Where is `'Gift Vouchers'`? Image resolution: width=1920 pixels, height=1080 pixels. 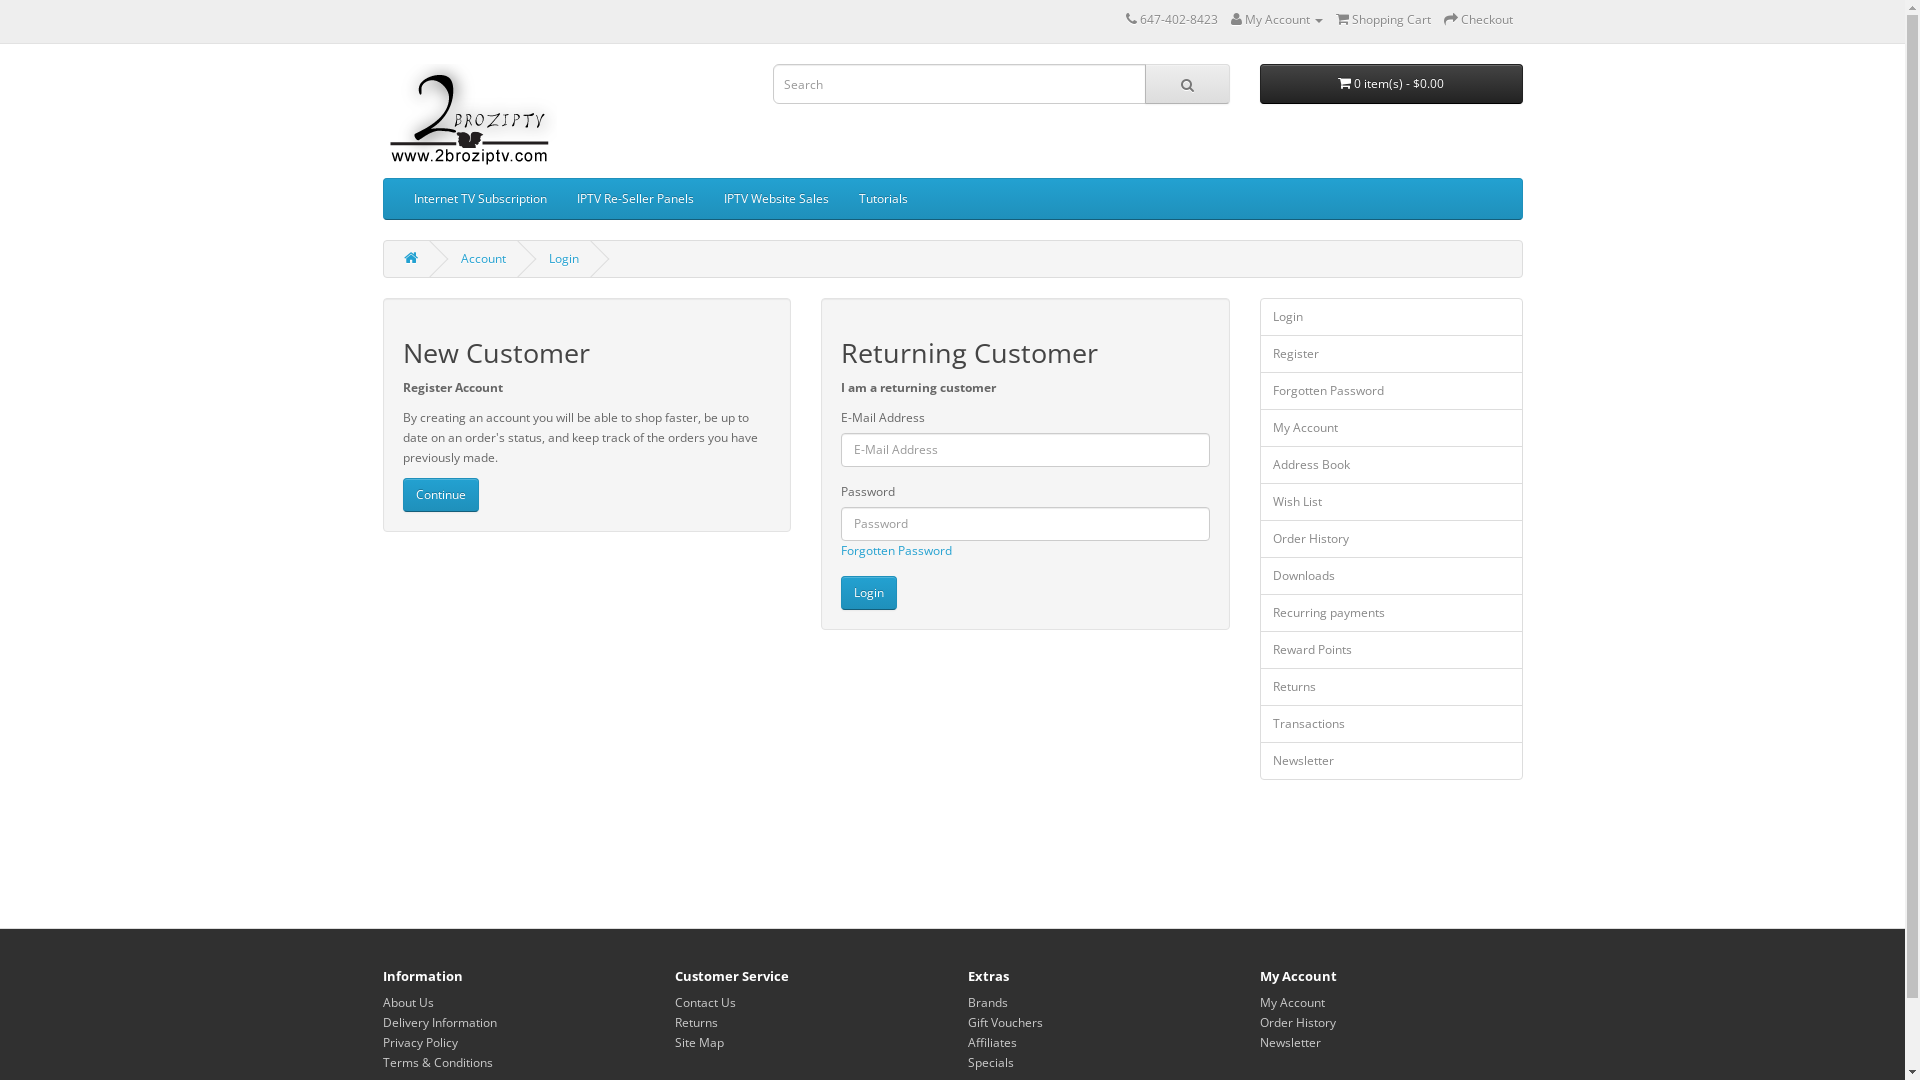
'Gift Vouchers' is located at coordinates (968, 1022).